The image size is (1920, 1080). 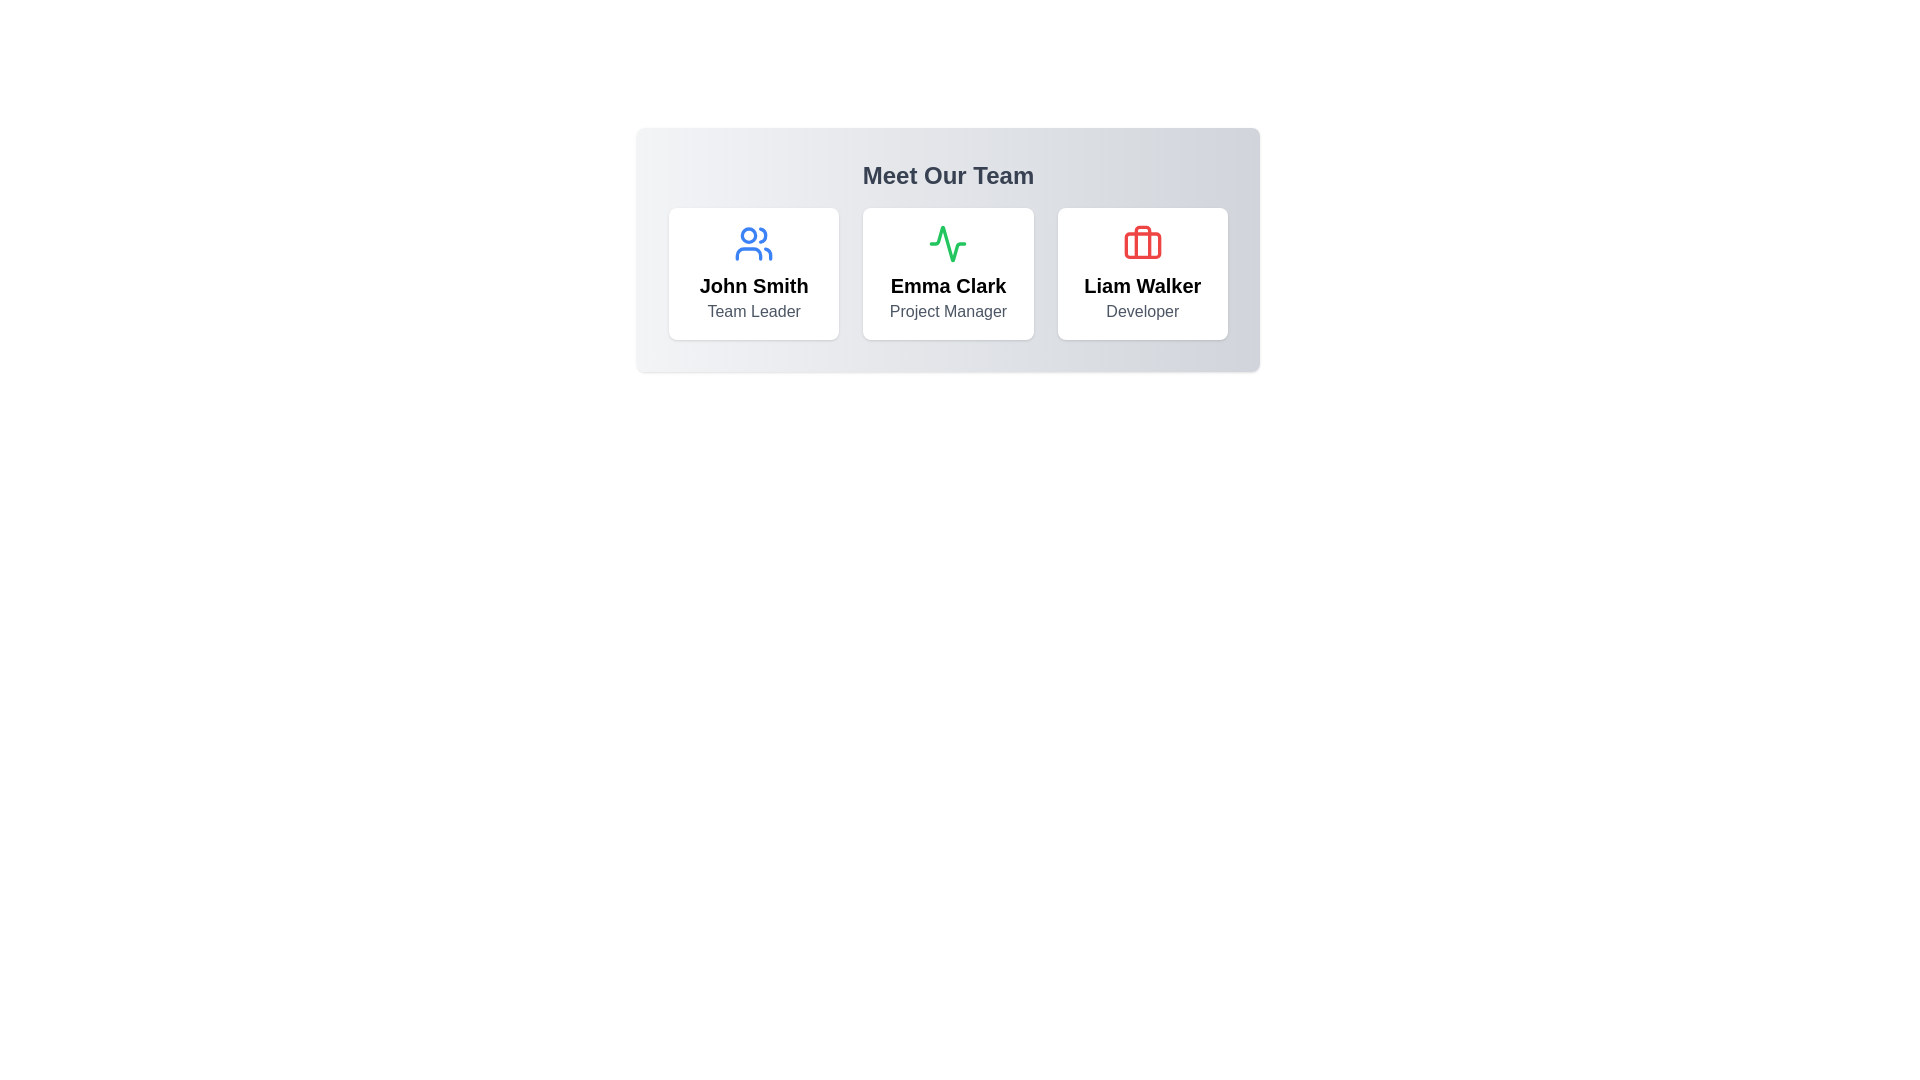 What do you see at coordinates (947, 312) in the screenshot?
I see `the text label displaying 'Project Manager' located below the name 'Emma Clark' in the profile card` at bounding box center [947, 312].